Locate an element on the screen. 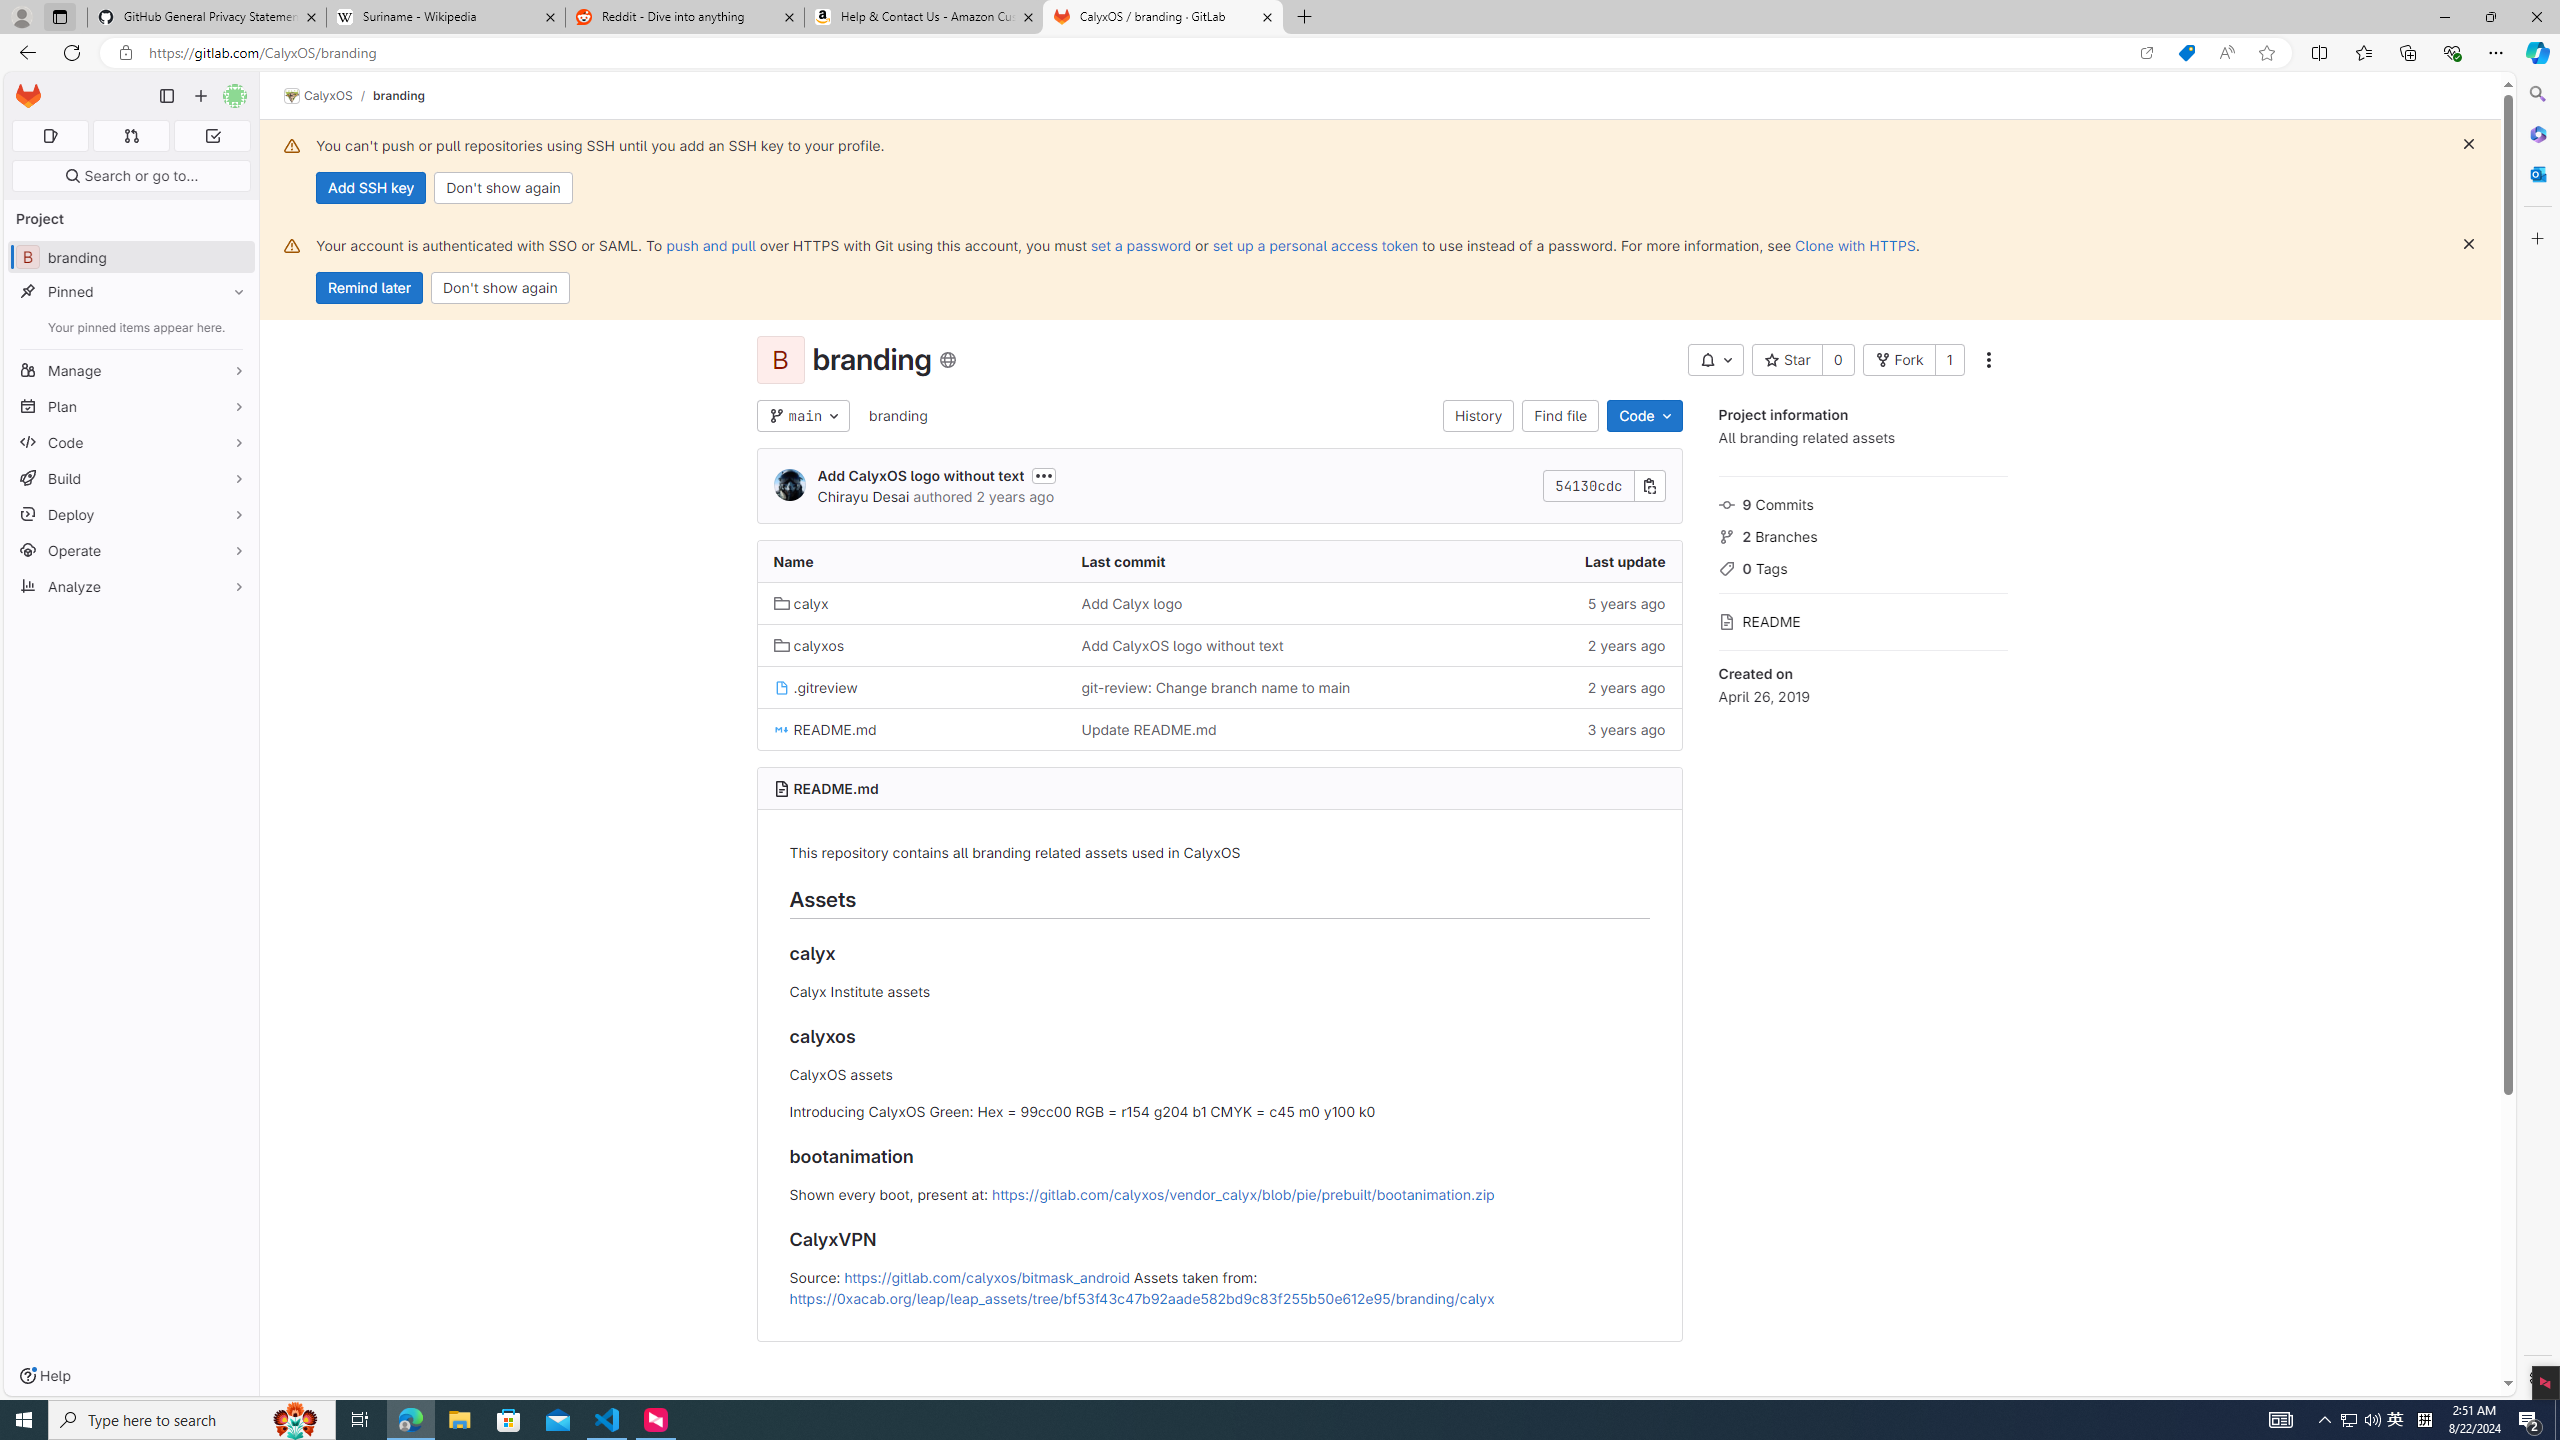  'Update README.md' is located at coordinates (1147, 728).